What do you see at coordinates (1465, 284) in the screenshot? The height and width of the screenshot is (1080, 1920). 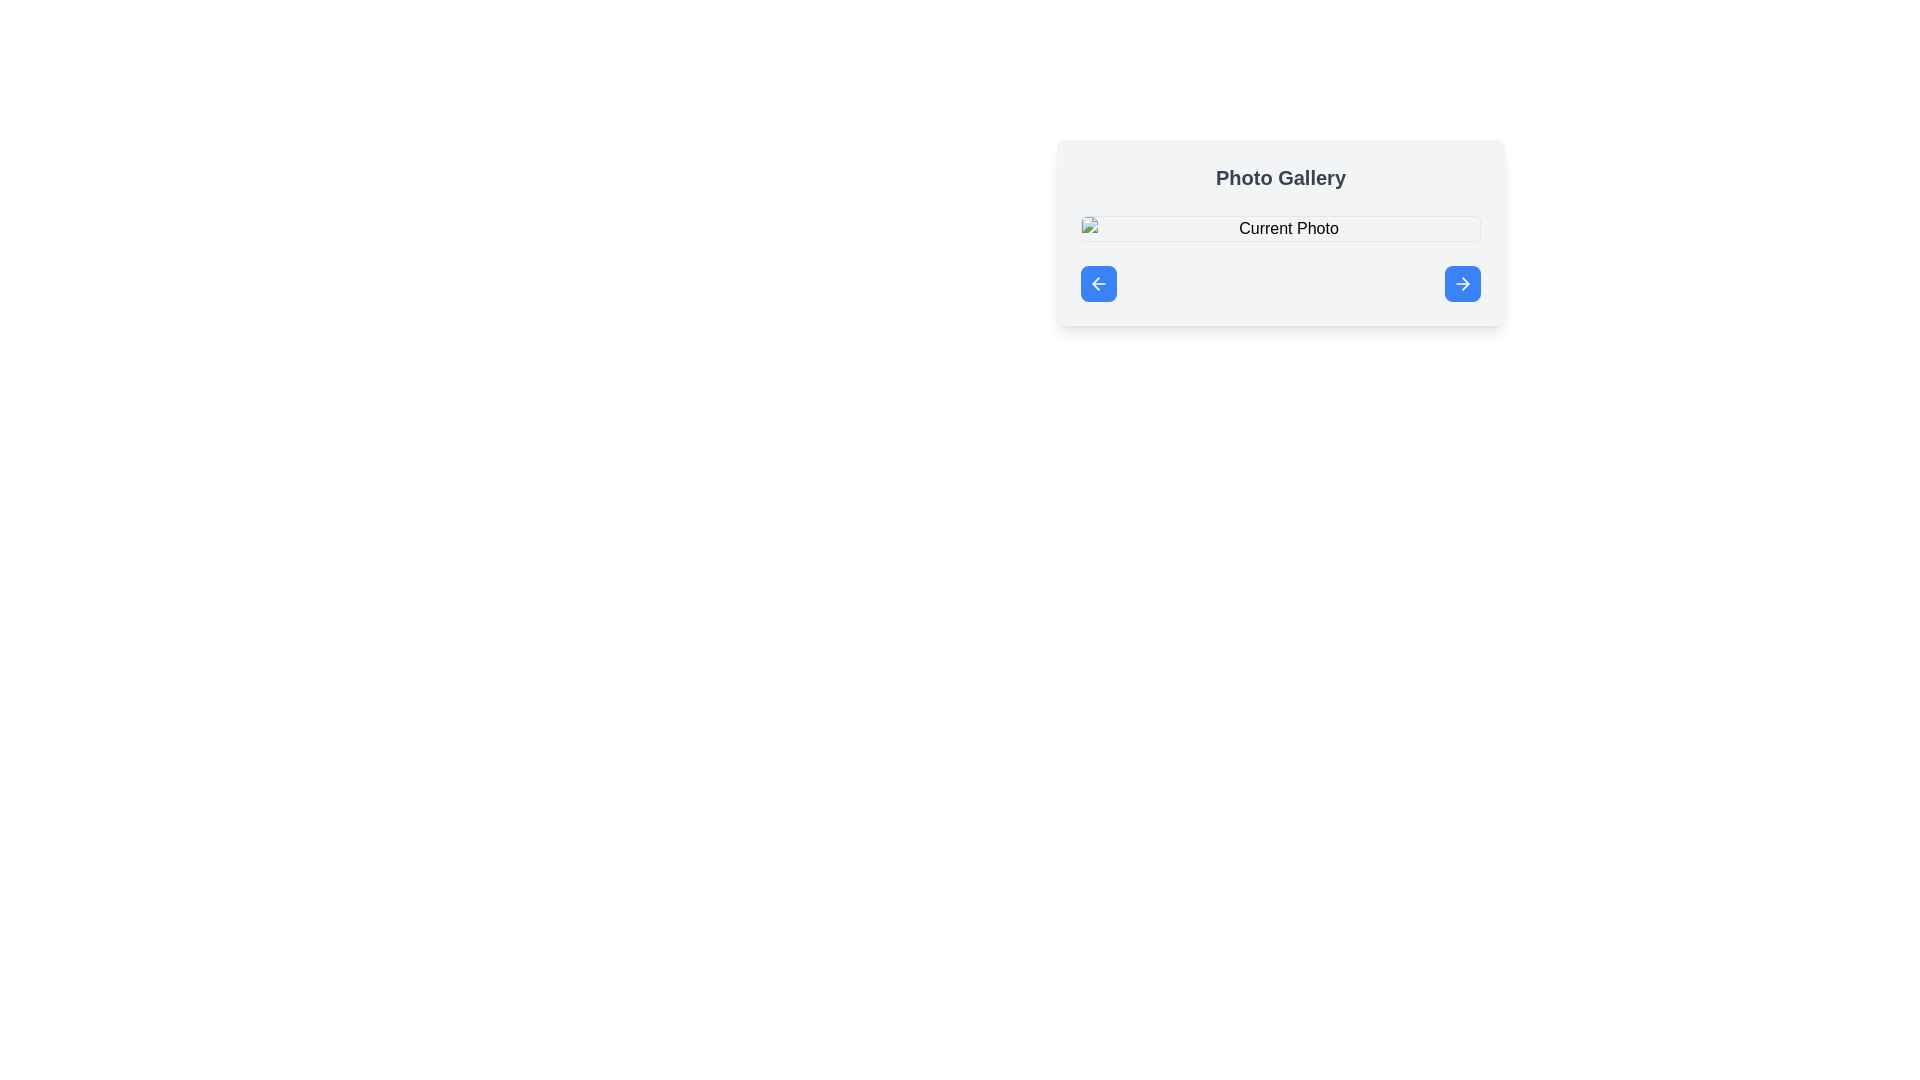 I see `the forward icon located inside the blue button at the bottom-right corner of the 'Photo Gallery' box, which indicates proceeding to the next step` at bounding box center [1465, 284].